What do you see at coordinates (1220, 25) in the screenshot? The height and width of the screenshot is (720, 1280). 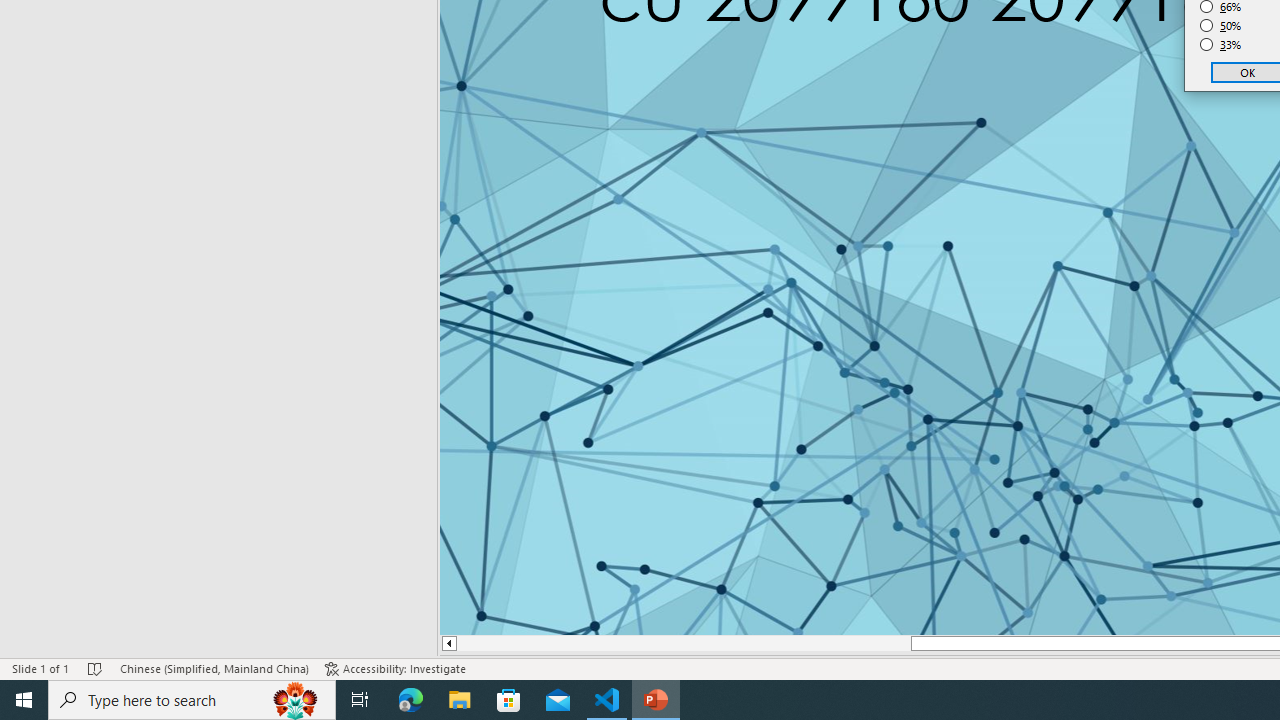 I see `'50%'` at bounding box center [1220, 25].